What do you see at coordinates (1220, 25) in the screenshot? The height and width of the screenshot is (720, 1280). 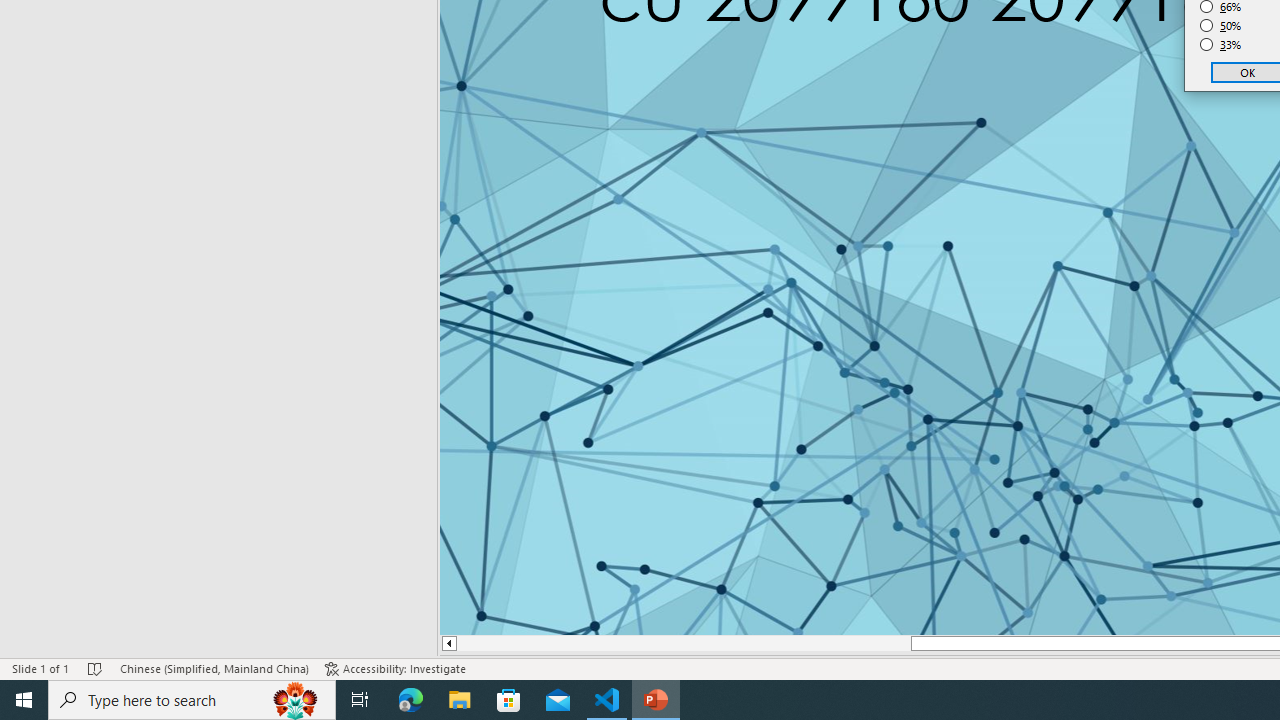 I see `'50%'` at bounding box center [1220, 25].